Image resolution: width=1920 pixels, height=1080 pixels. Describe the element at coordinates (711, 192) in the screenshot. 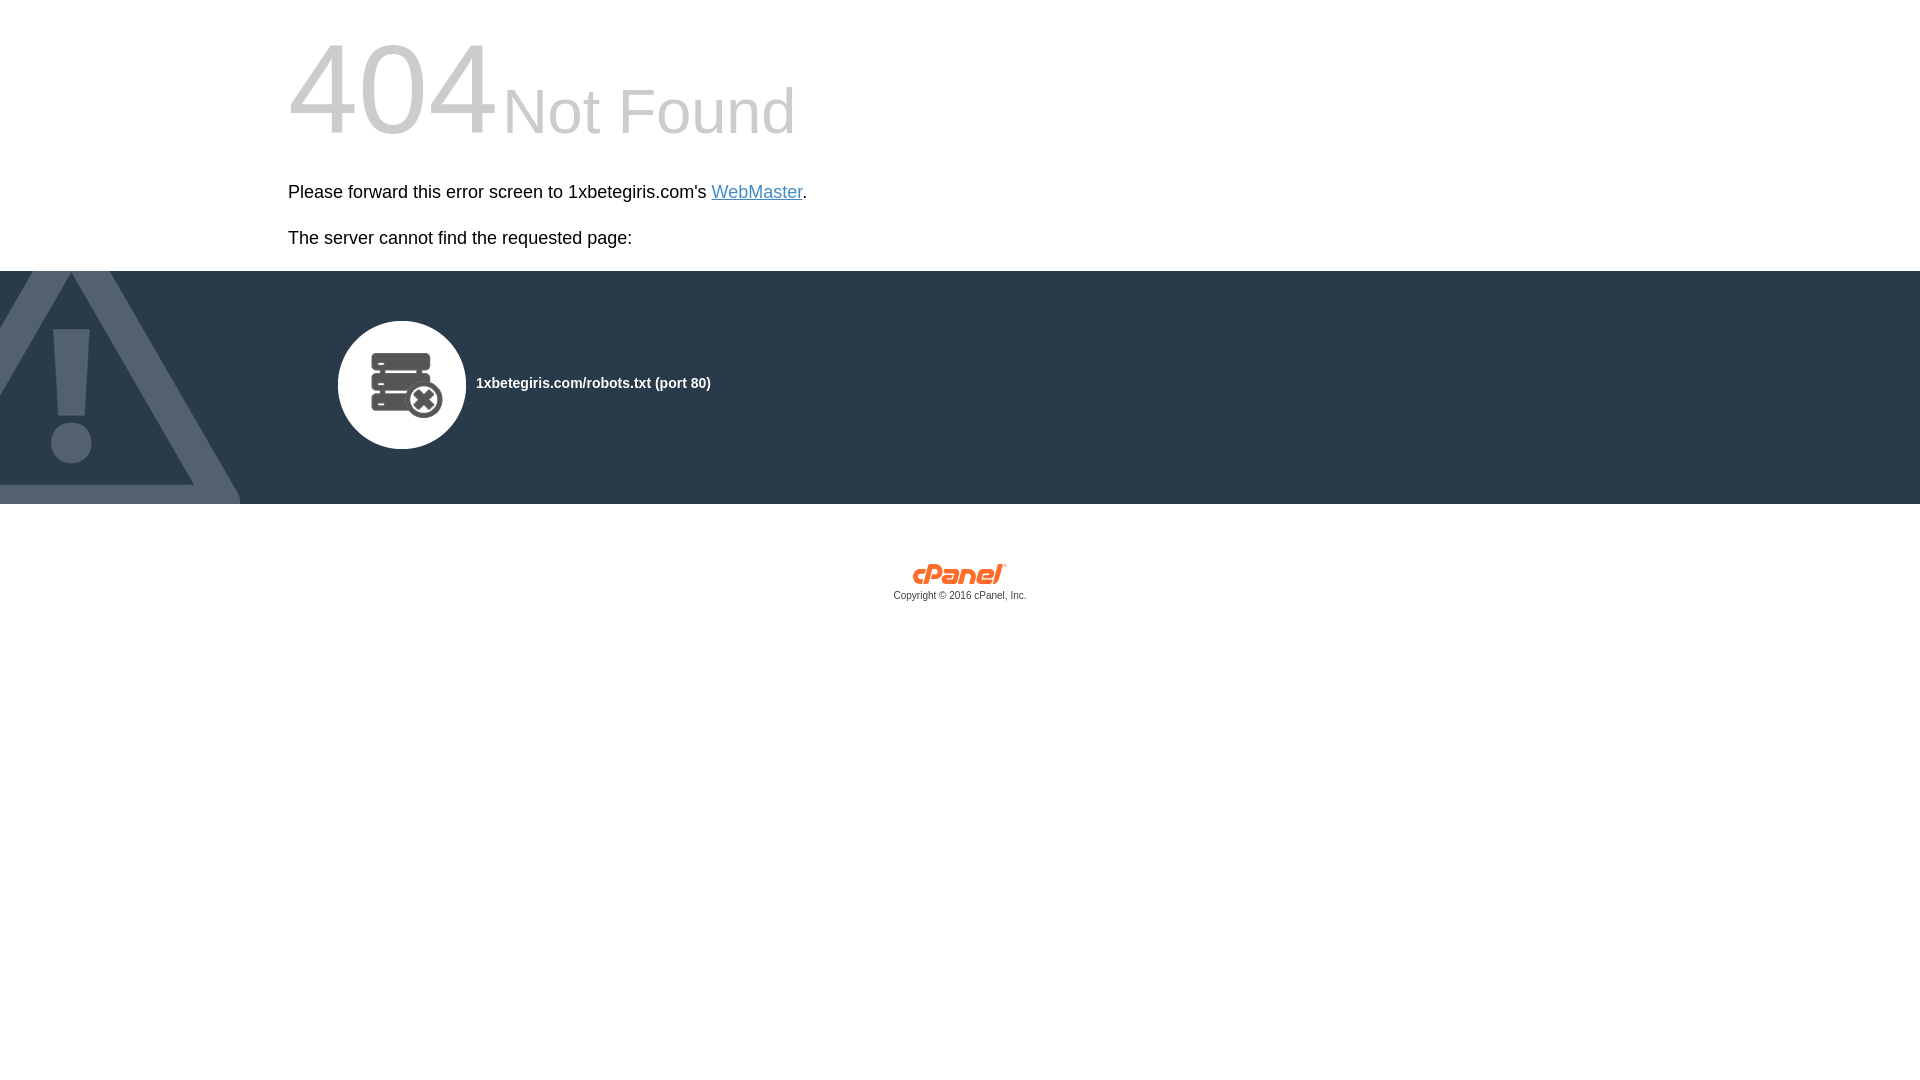

I see `'WebMaster'` at that location.